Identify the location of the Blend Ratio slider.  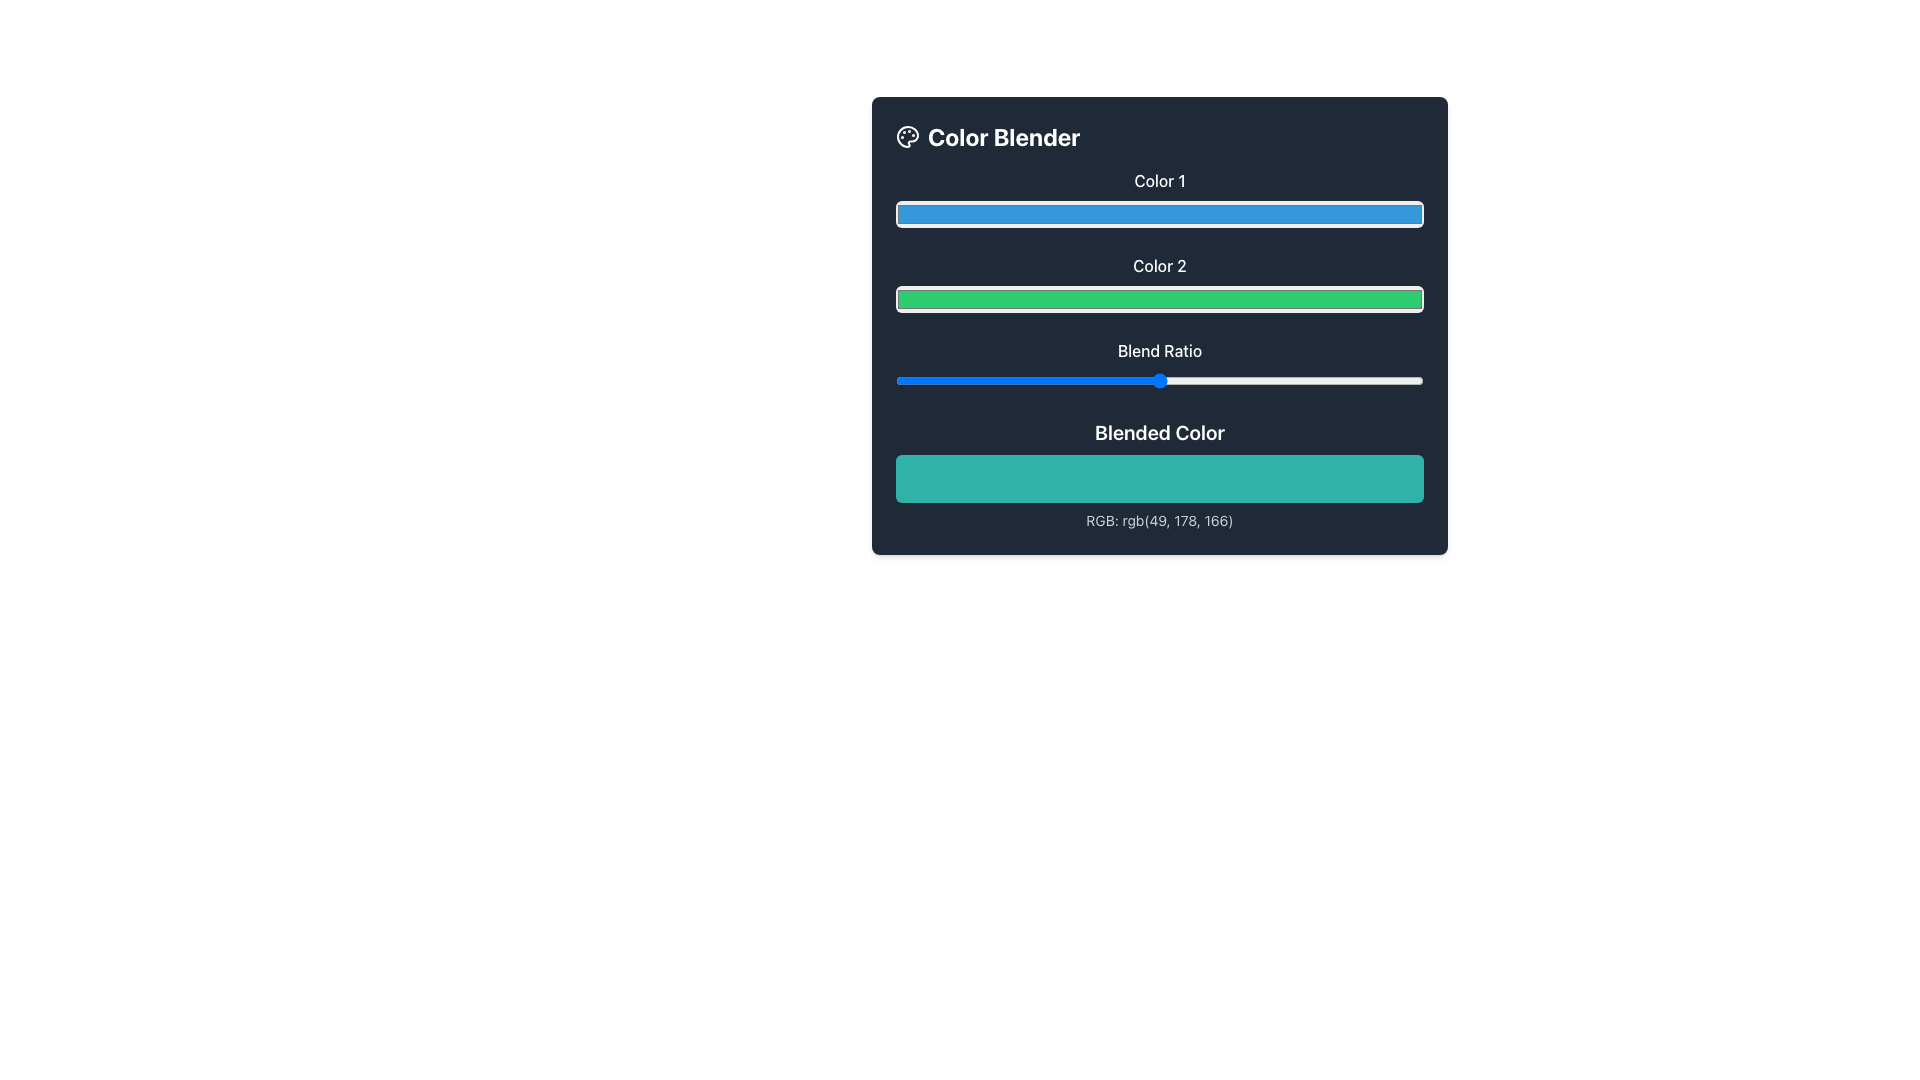
(1123, 381).